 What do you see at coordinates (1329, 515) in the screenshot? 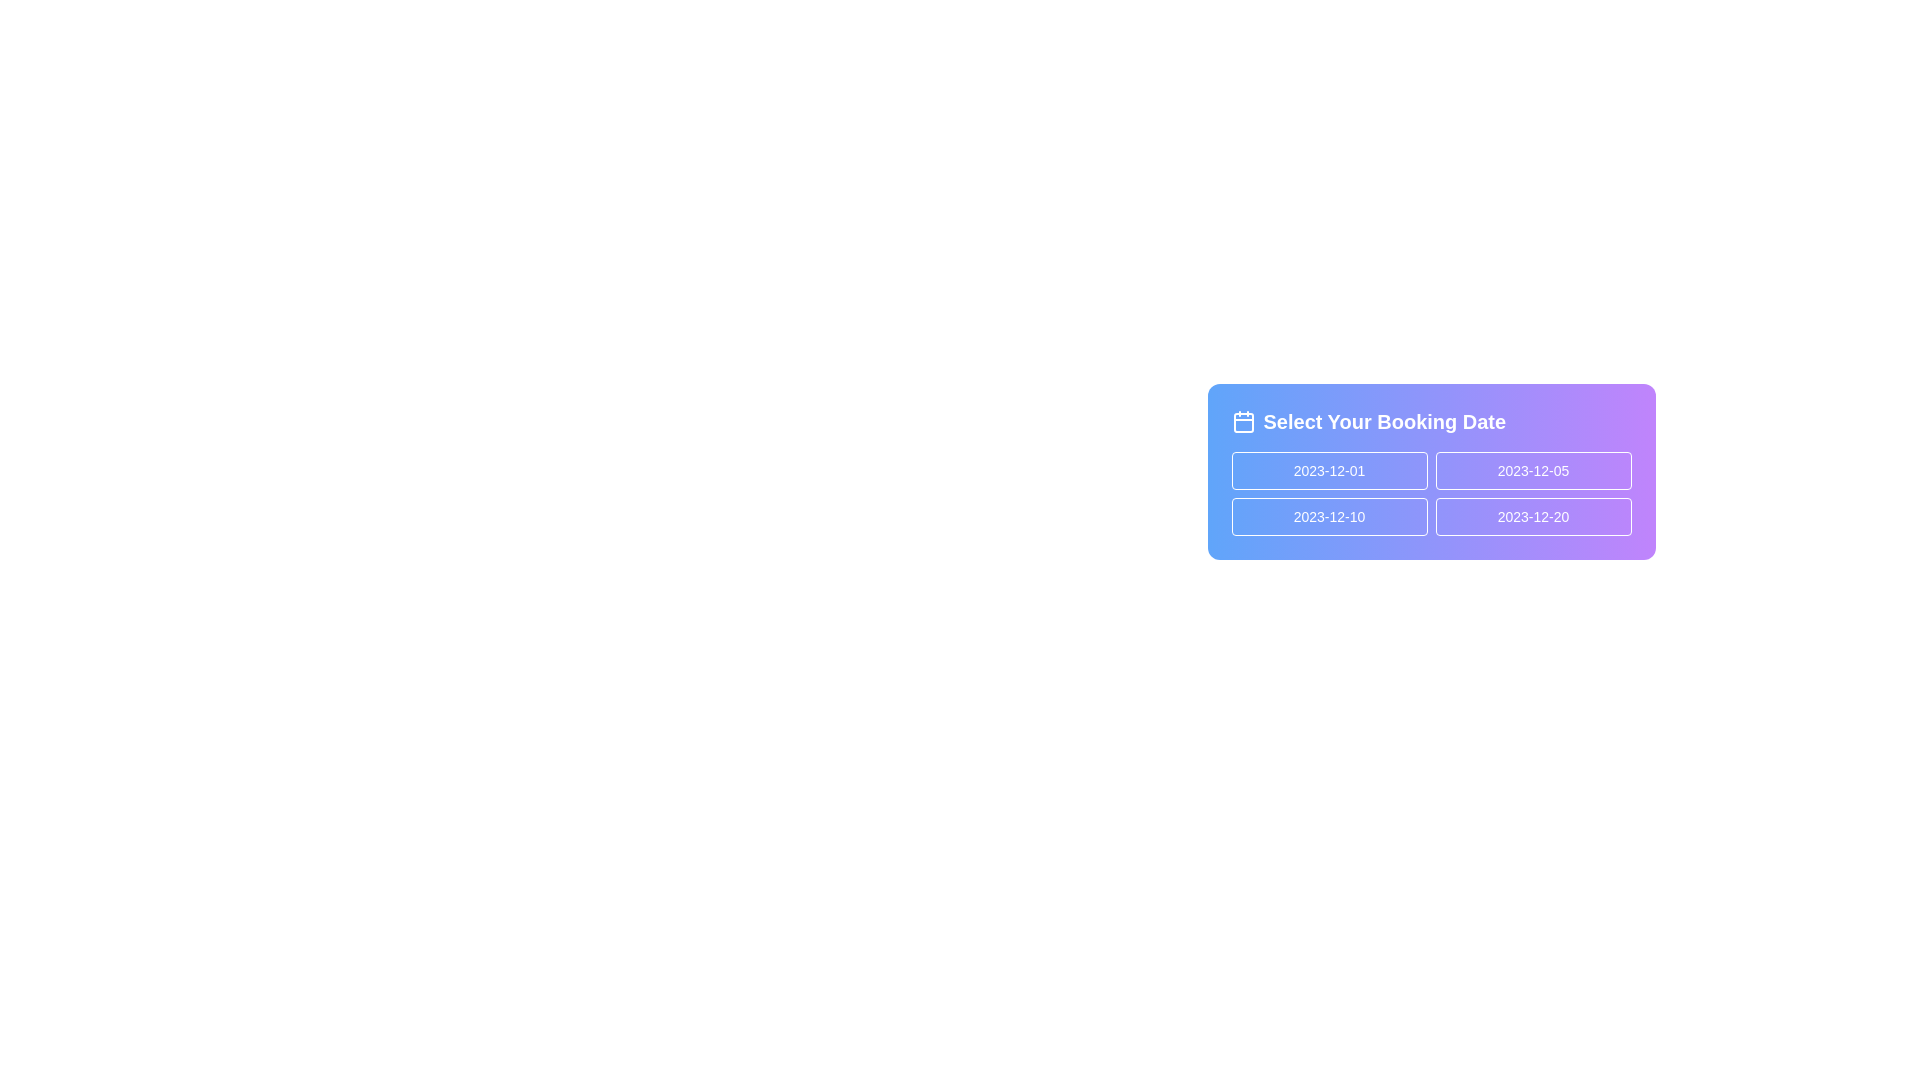
I see `the rectangular button displaying the text '2023-12-10' to trigger its hover state` at bounding box center [1329, 515].